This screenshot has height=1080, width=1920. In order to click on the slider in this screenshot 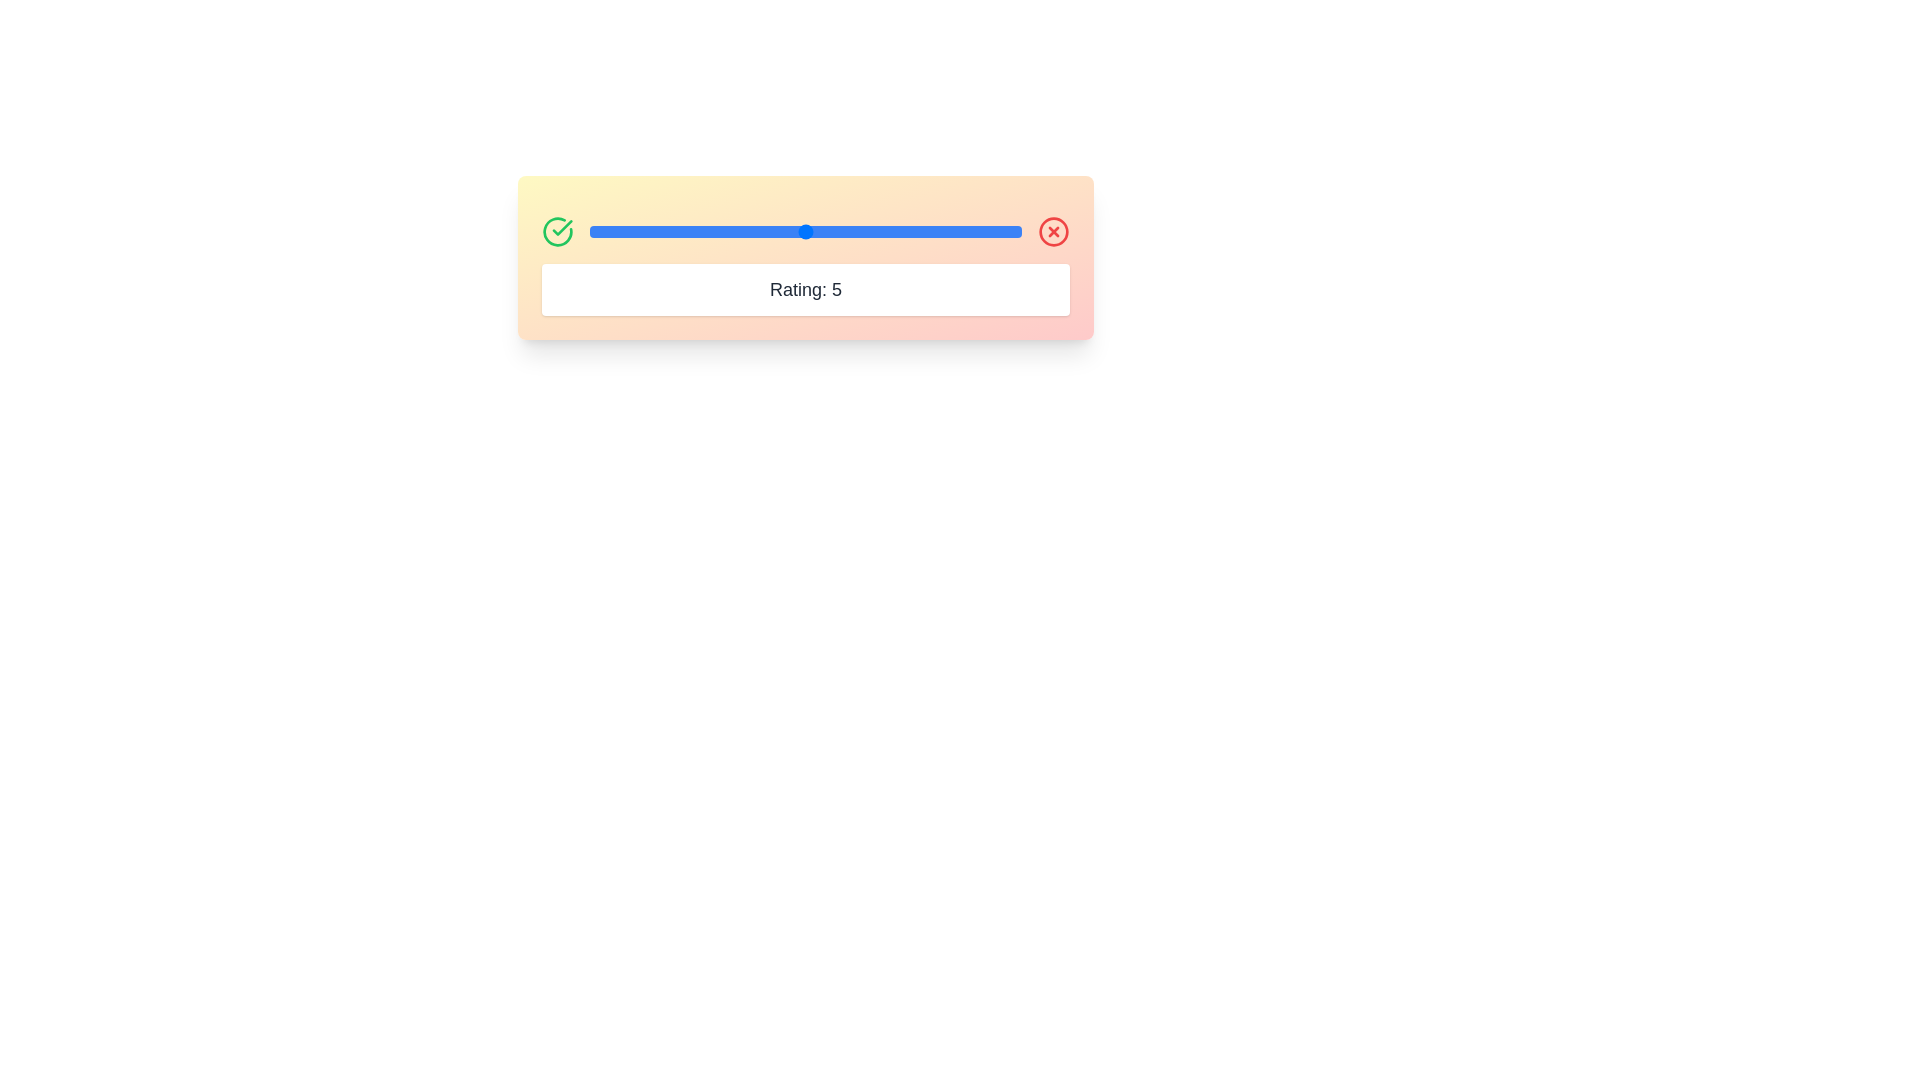, I will do `click(632, 230)`.